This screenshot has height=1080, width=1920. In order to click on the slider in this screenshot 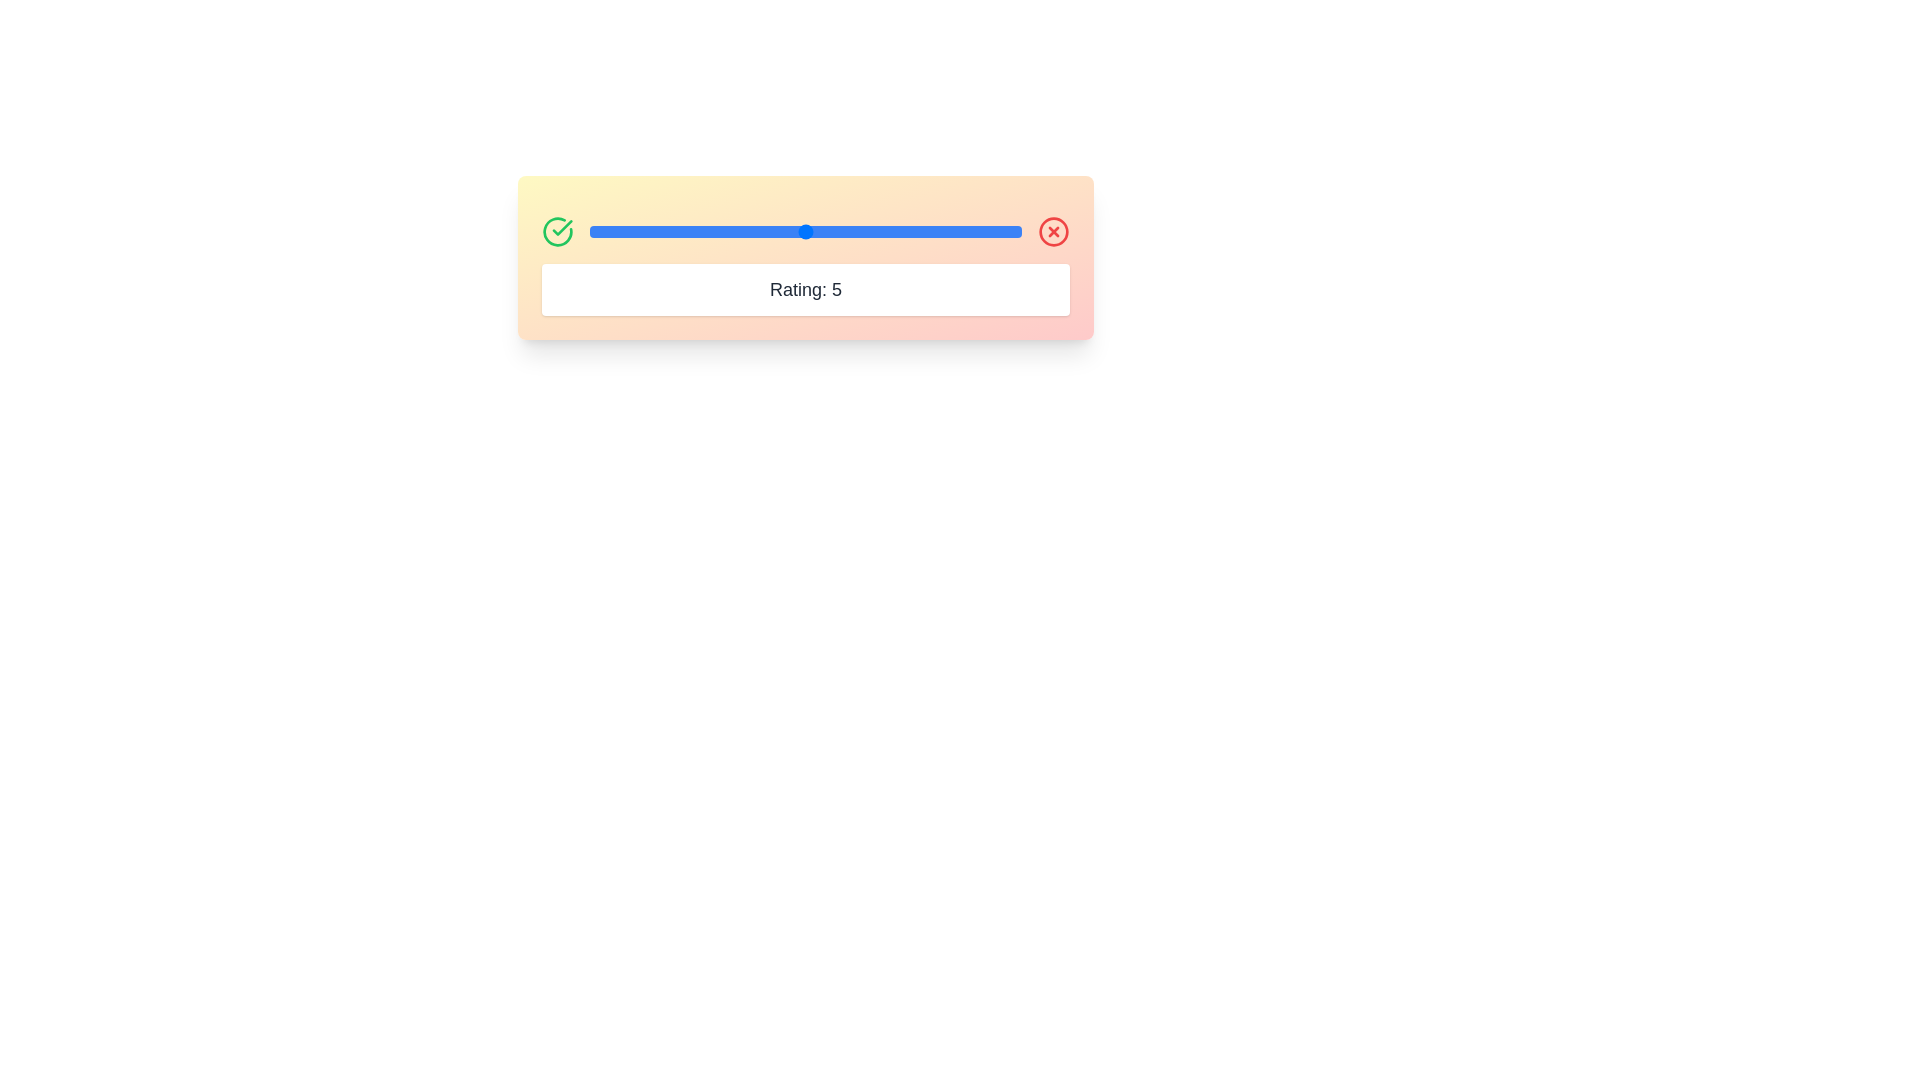, I will do `click(632, 230)`.